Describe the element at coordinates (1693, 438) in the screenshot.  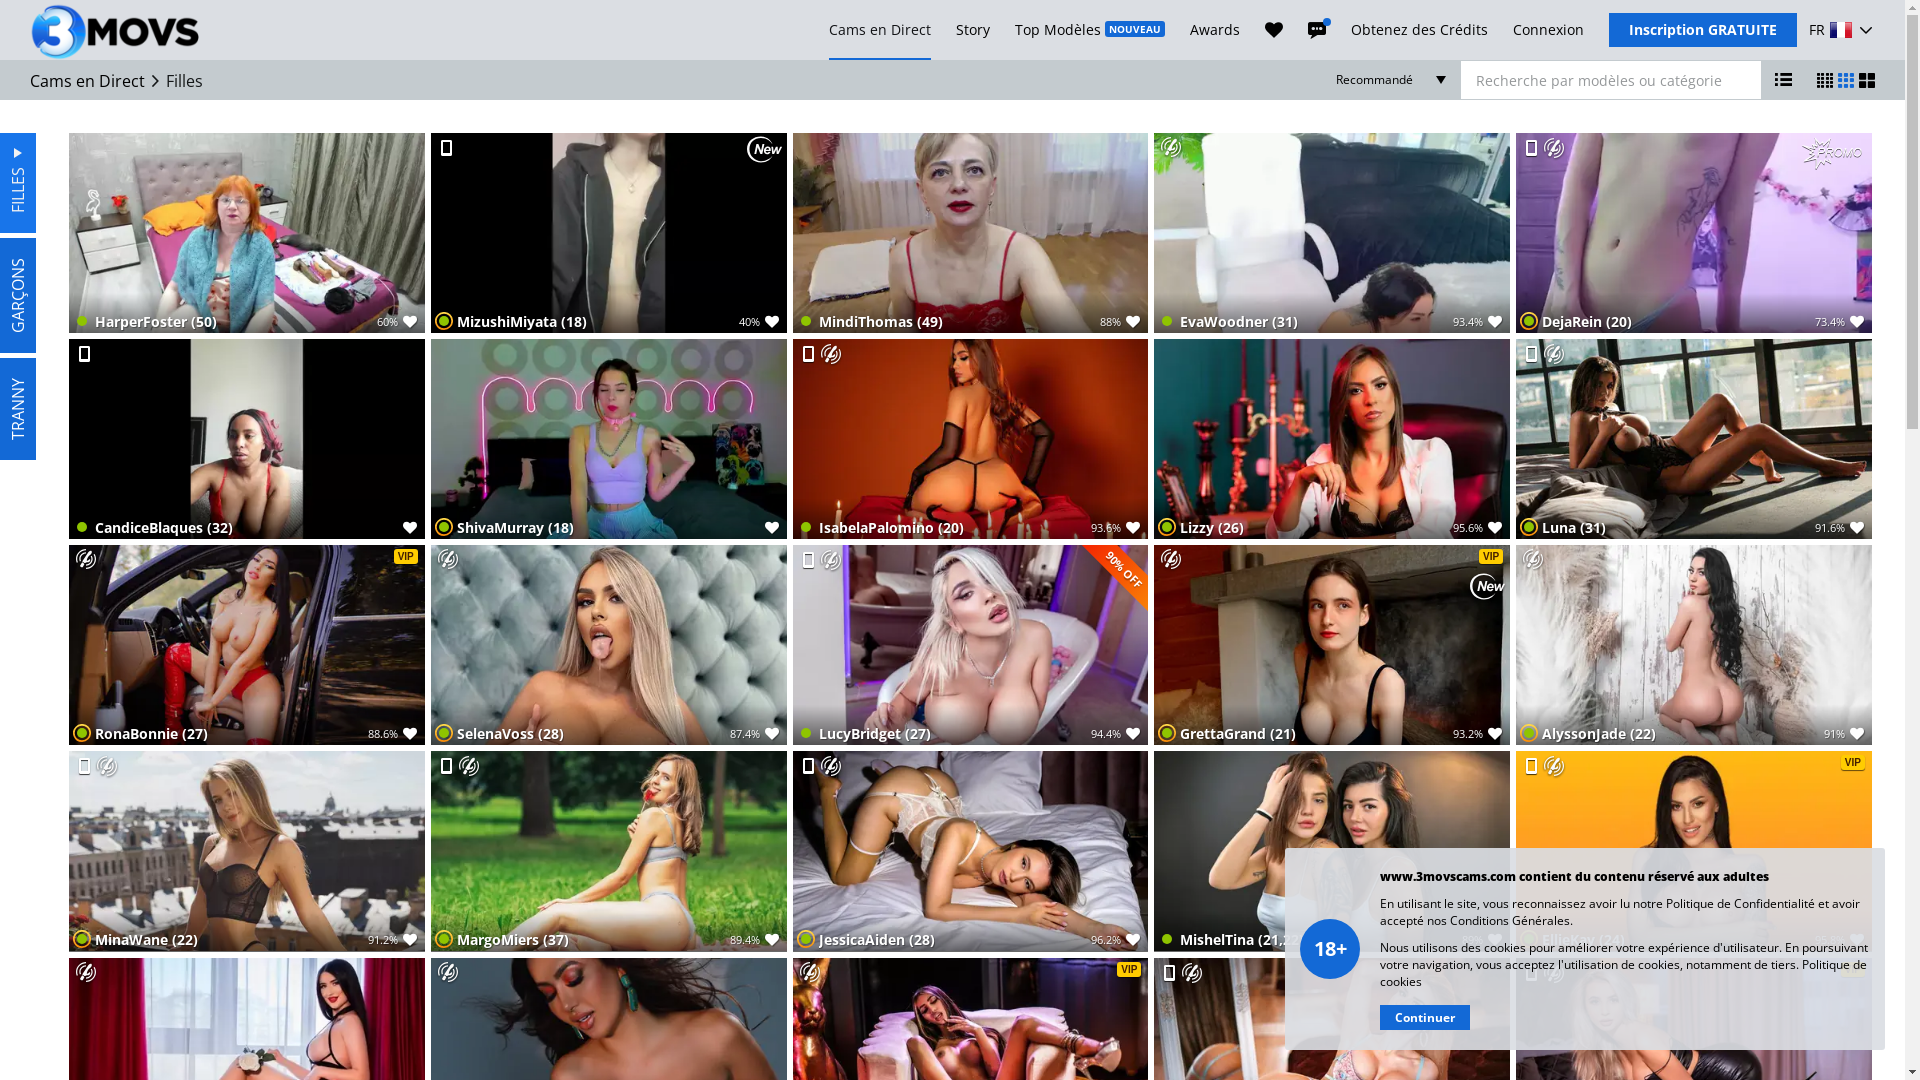
I see `'Luna (31)` at that location.